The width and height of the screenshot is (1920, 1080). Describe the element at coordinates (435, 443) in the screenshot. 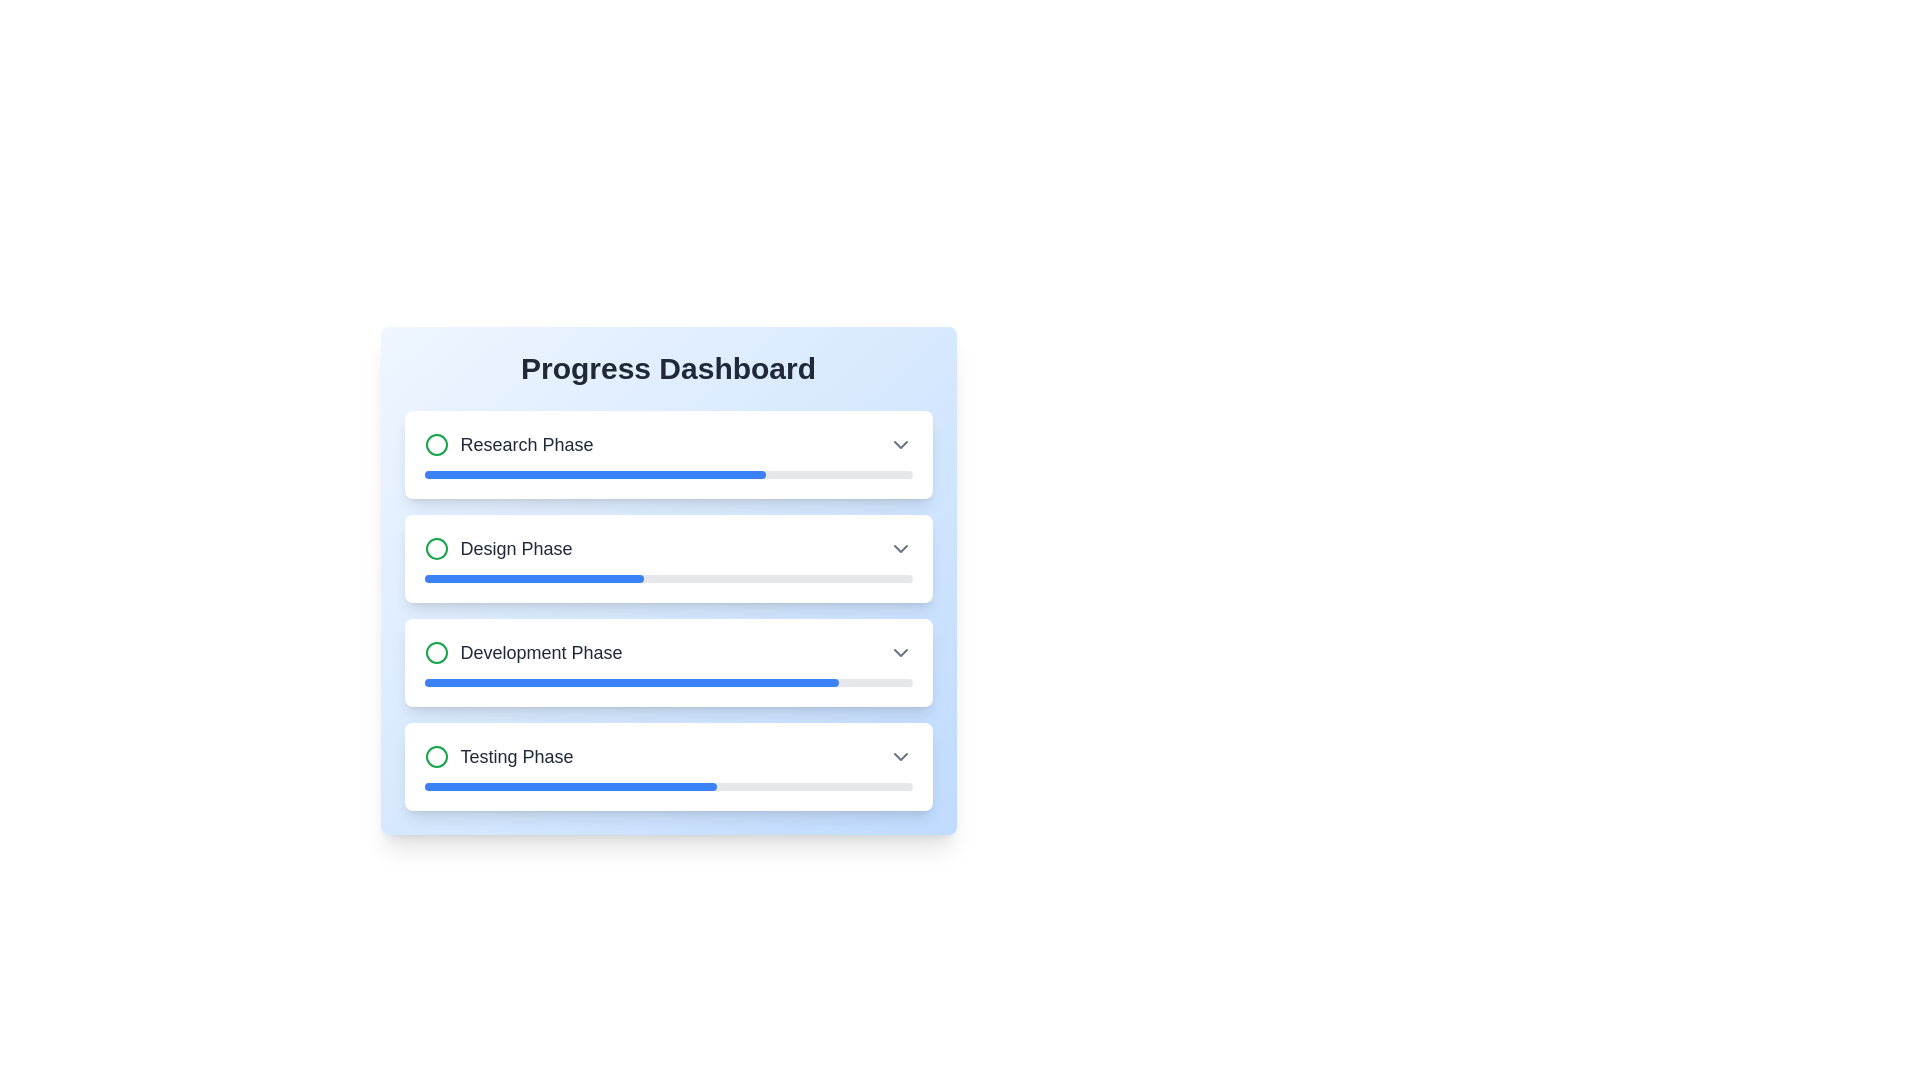

I see `the circle graphic within the 'Progress Dashboard' that indicates the 'Research Phase' status to analyze its significance based on appearance` at that location.